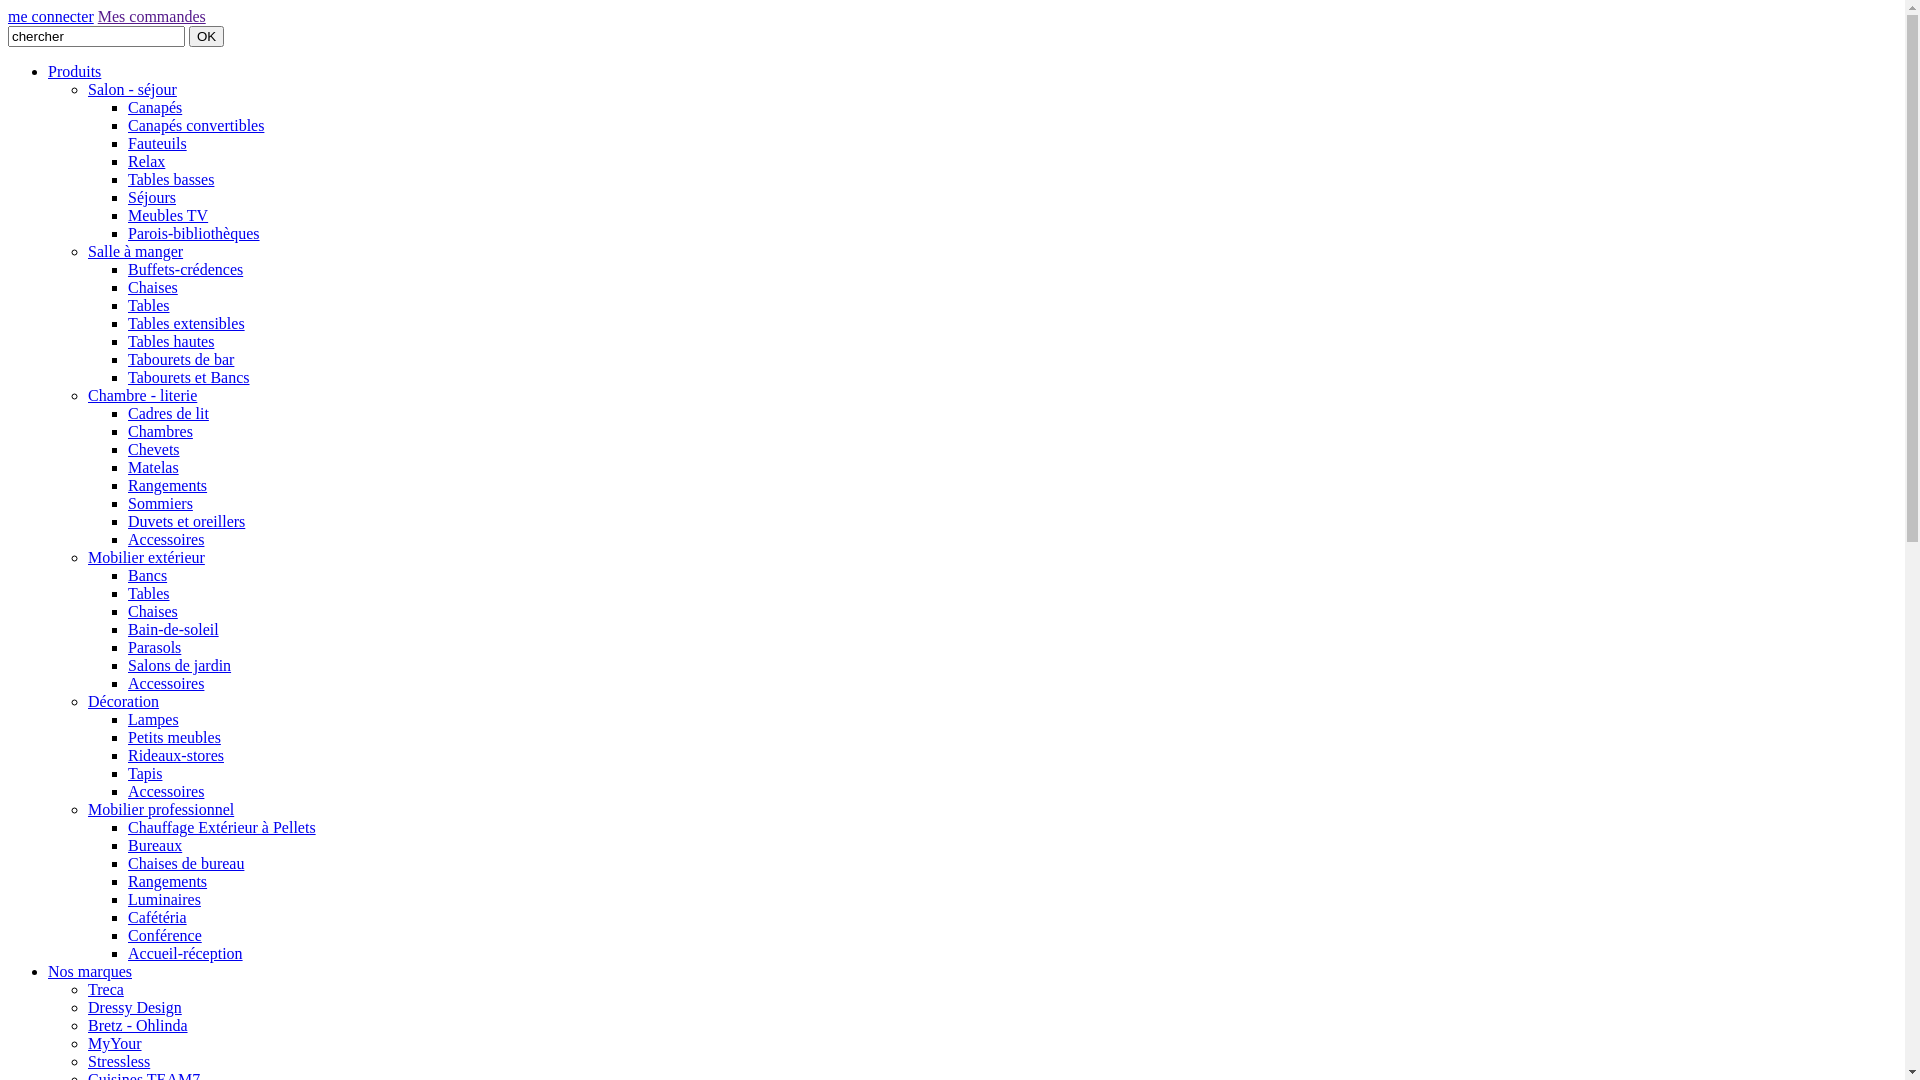 Image resolution: width=1920 pixels, height=1080 pixels. Describe the element at coordinates (181, 358) in the screenshot. I see `'Tabourets de bar'` at that location.